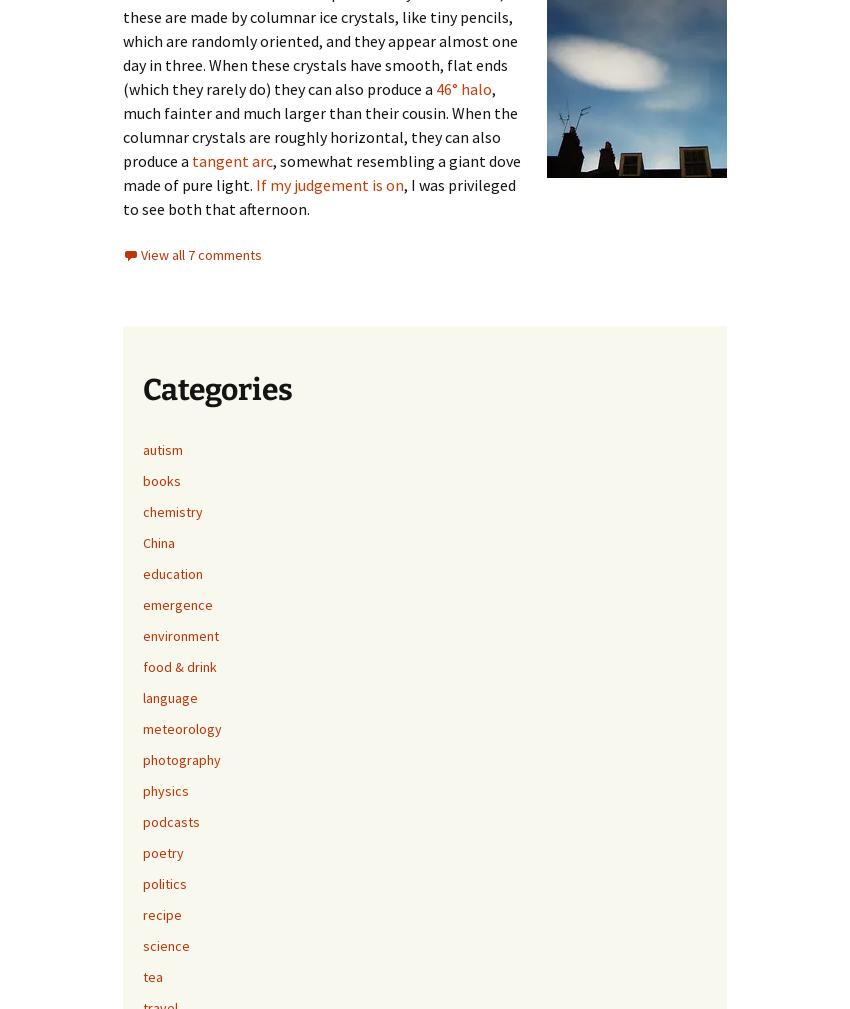 This screenshot has height=1009, width=850. What do you see at coordinates (166, 790) in the screenshot?
I see `'physics'` at bounding box center [166, 790].